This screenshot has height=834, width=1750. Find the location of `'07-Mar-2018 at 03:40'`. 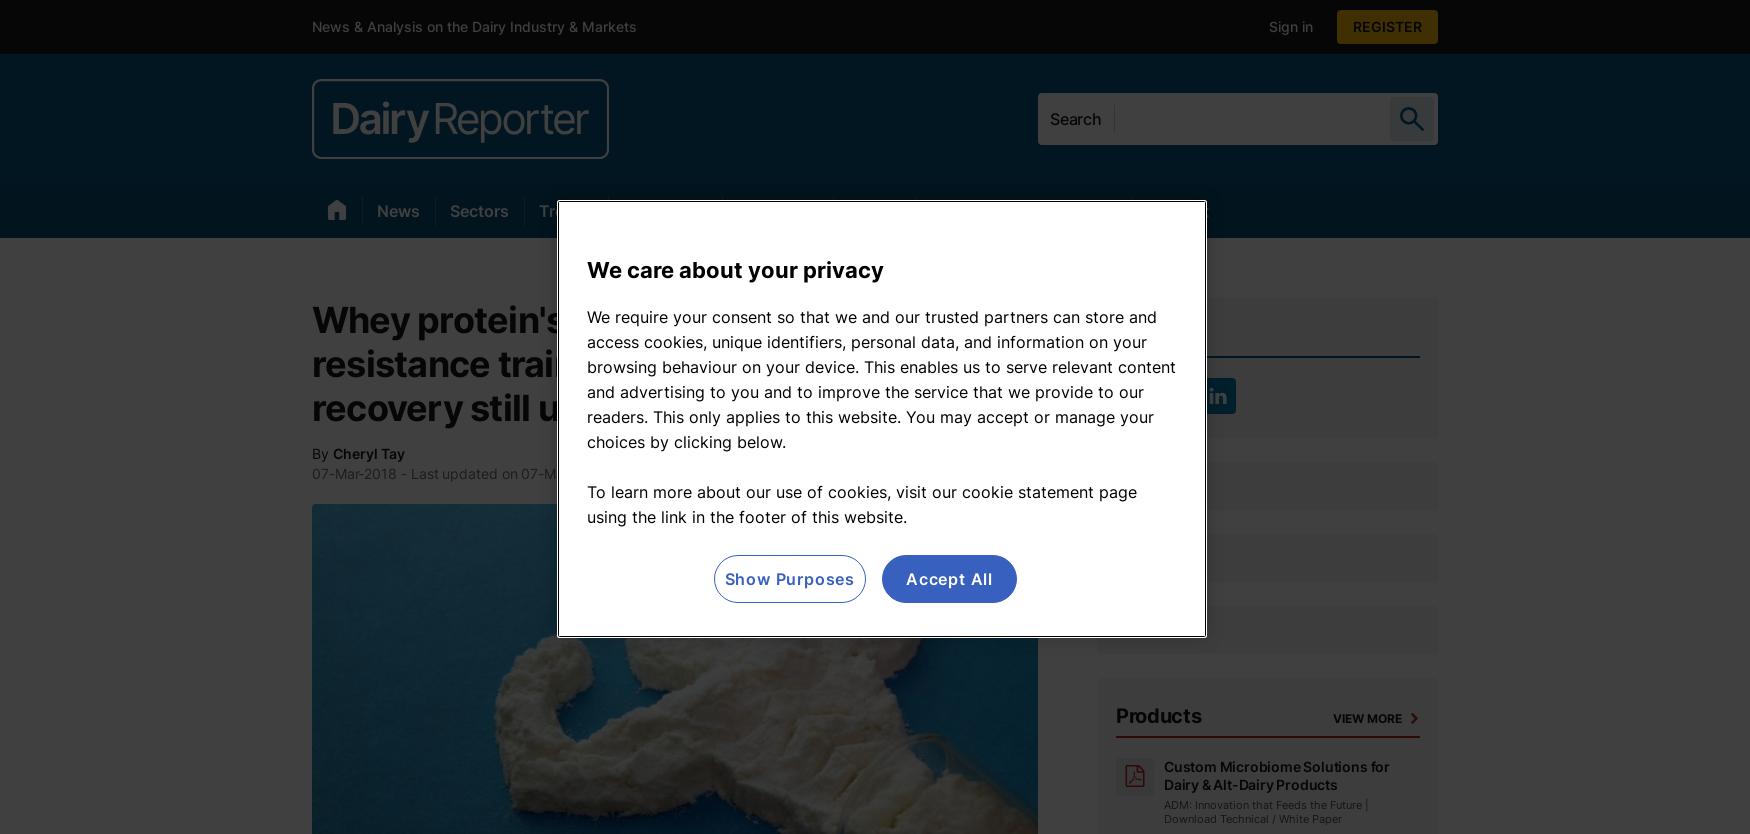

'07-Mar-2018 at 03:40' is located at coordinates (593, 473).